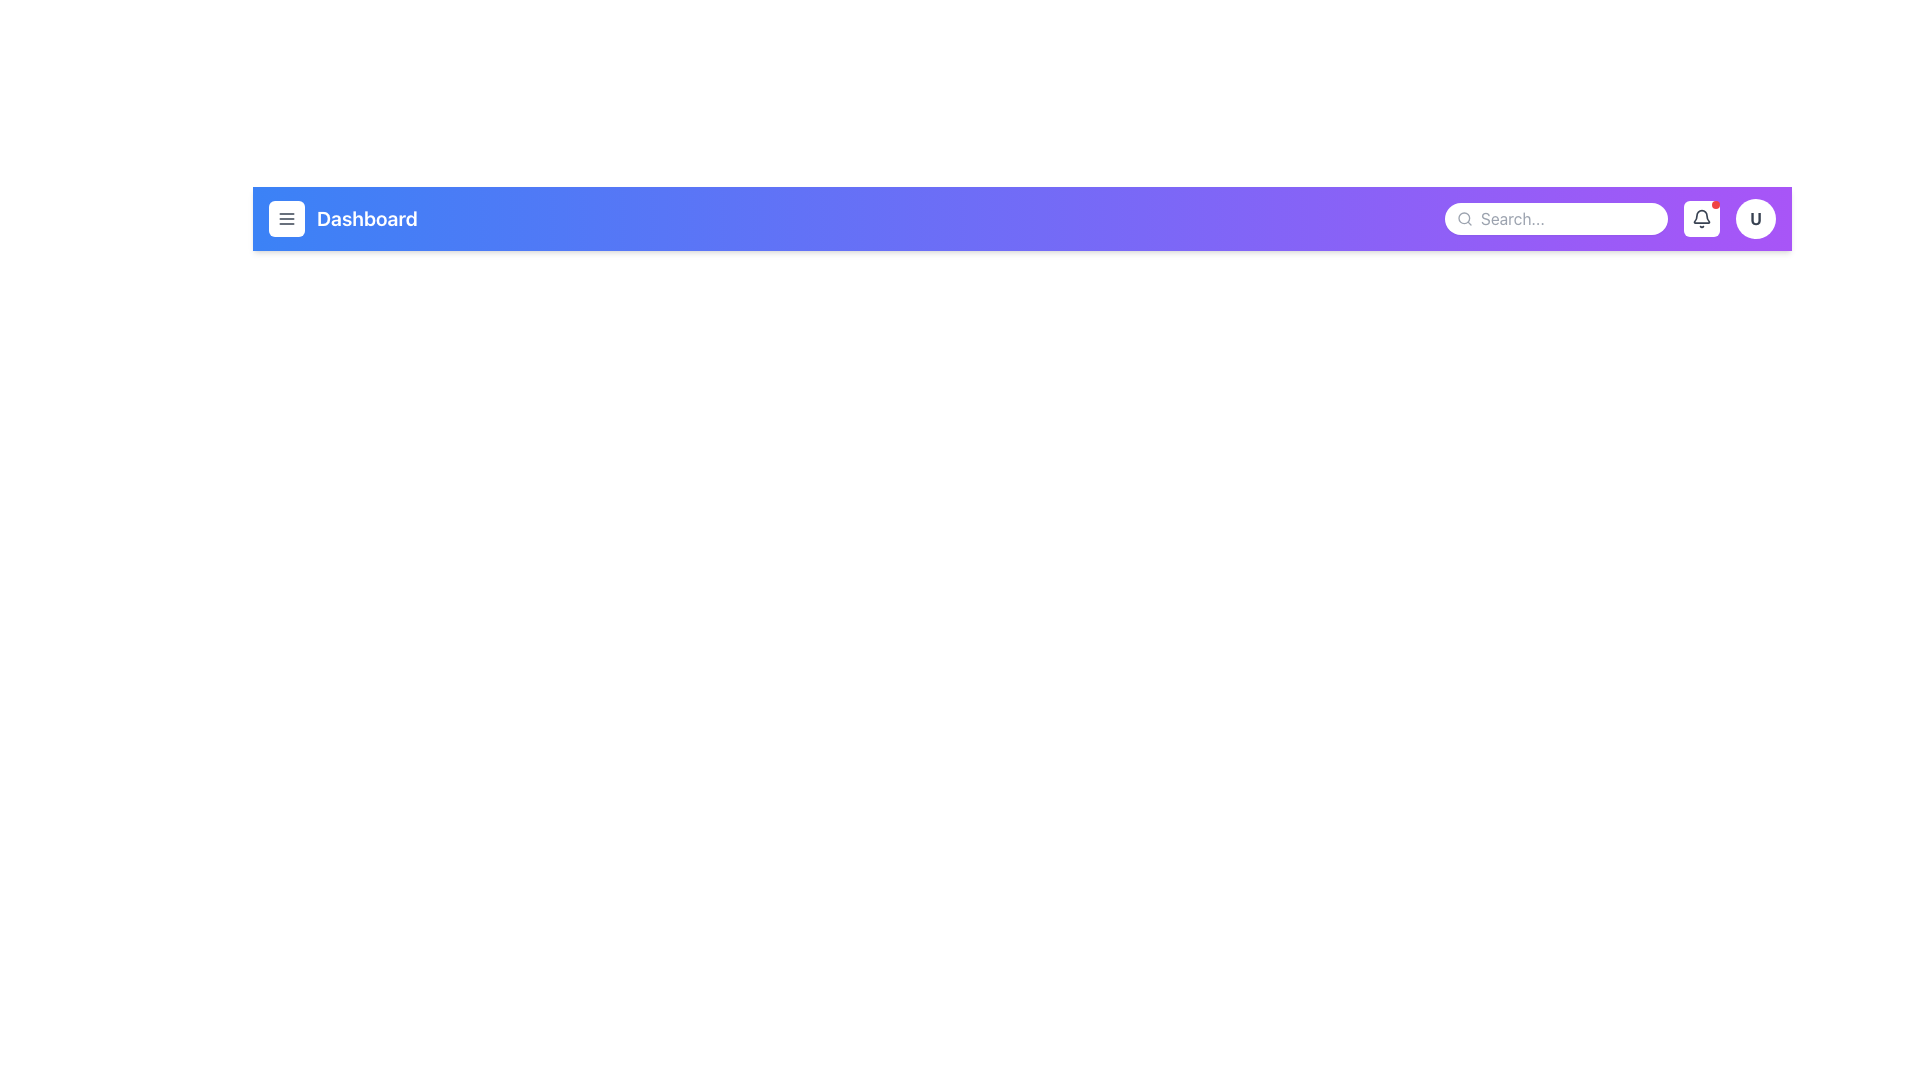  Describe the element at coordinates (367, 219) in the screenshot. I see `the text label displaying 'Dashboard' in white on a blue background, which is located in the navigation bar to the right of the menu icon` at that location.